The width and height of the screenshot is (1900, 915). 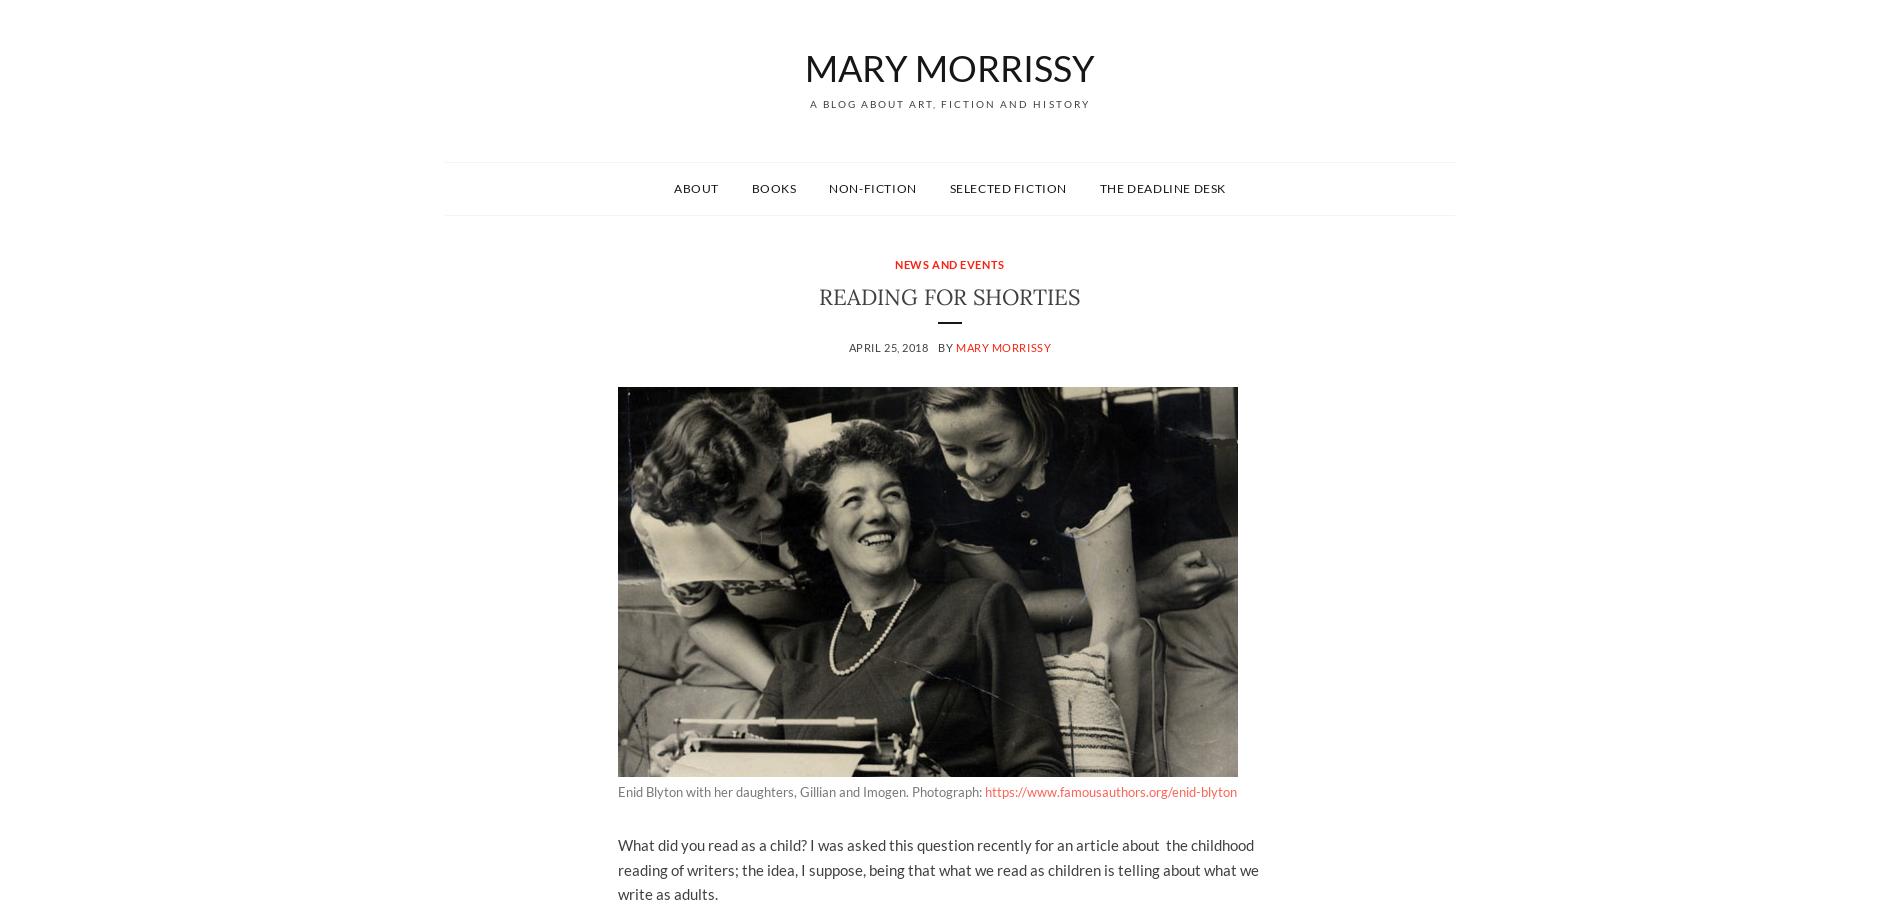 I want to click on 'https://www.famousauthors.org/enid-blyton', so click(x=1110, y=791).